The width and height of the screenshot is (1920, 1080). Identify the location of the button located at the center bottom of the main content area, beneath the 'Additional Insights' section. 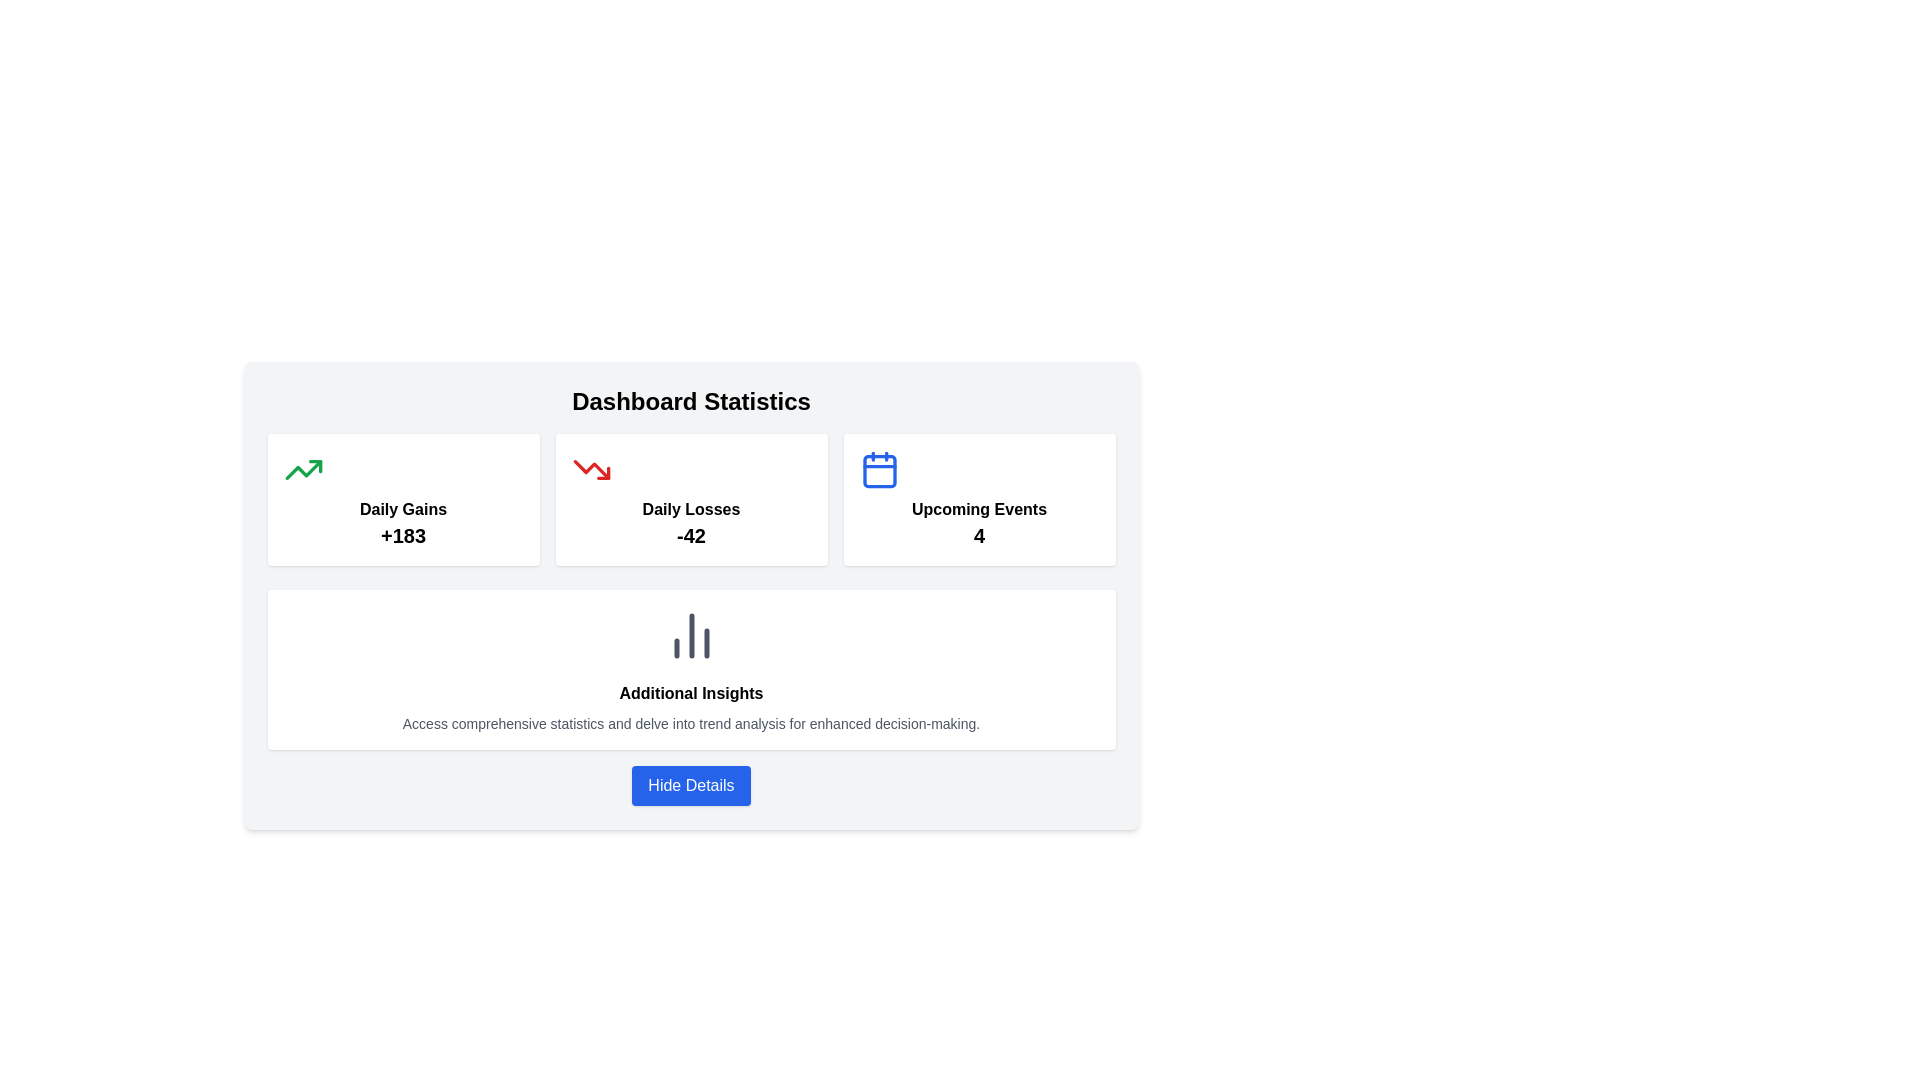
(691, 785).